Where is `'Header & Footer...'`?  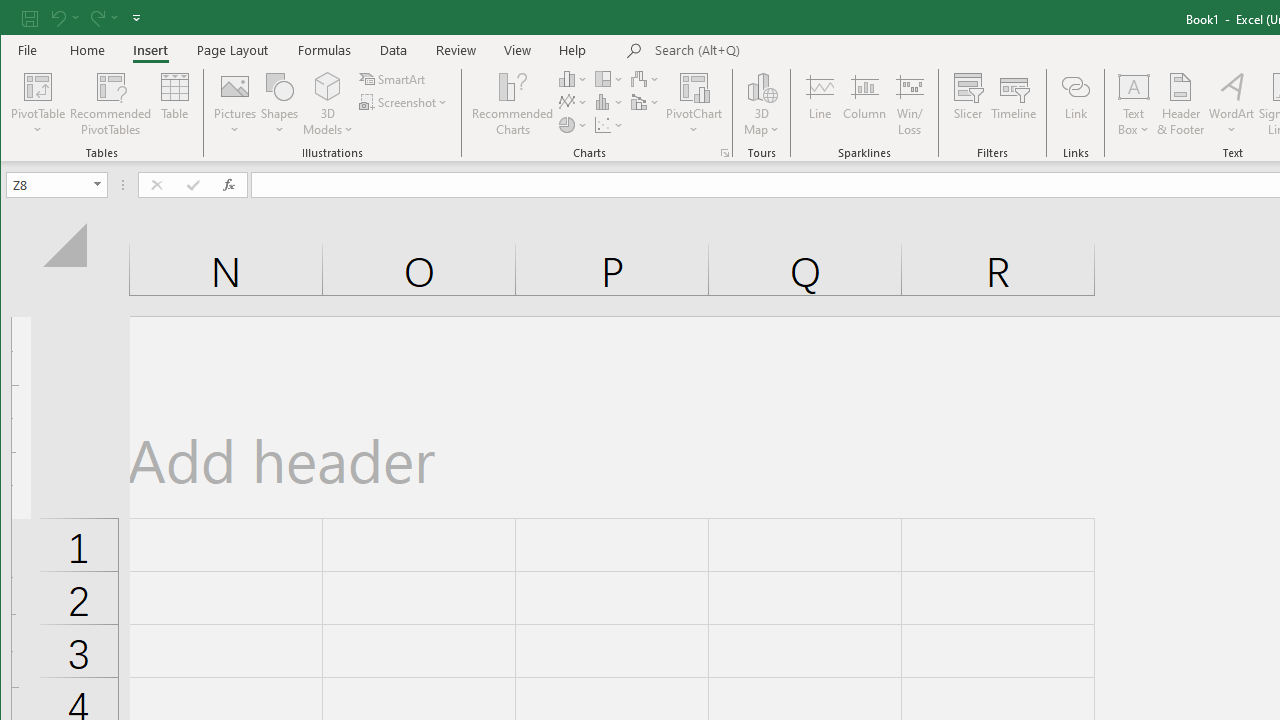
'Header & Footer...' is located at coordinates (1180, 104).